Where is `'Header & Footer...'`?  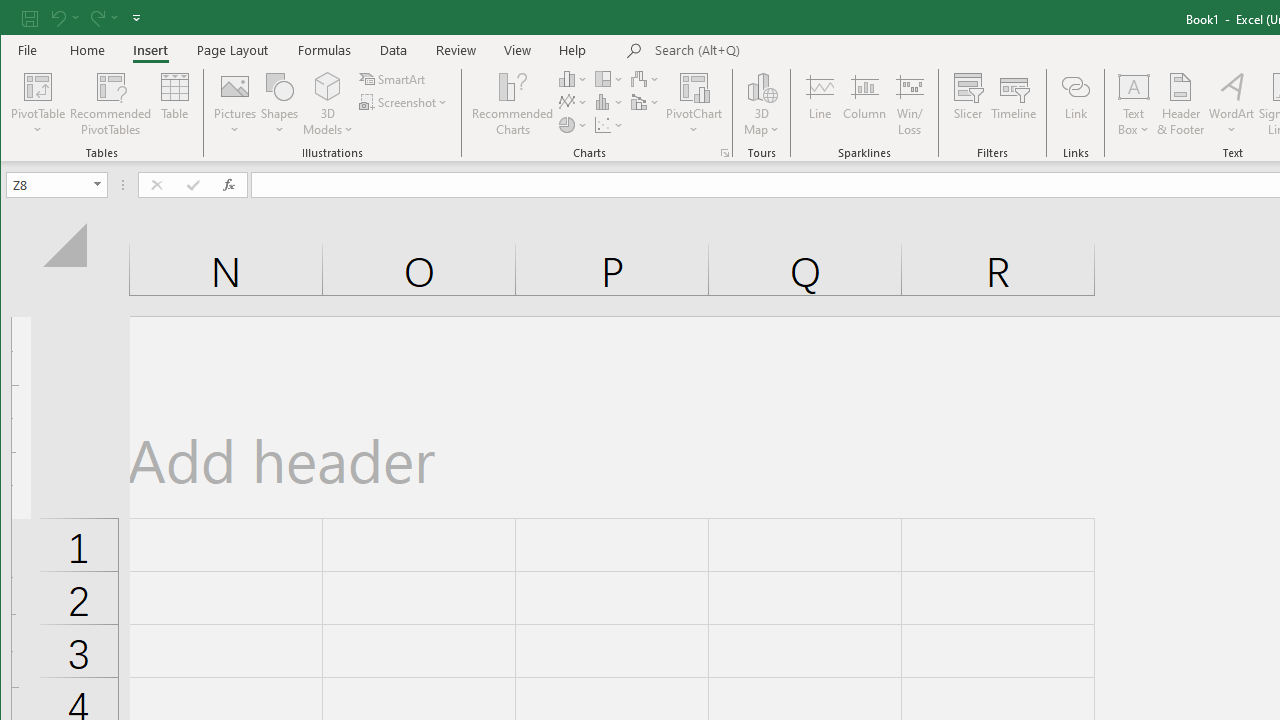
'Header & Footer...' is located at coordinates (1180, 104).